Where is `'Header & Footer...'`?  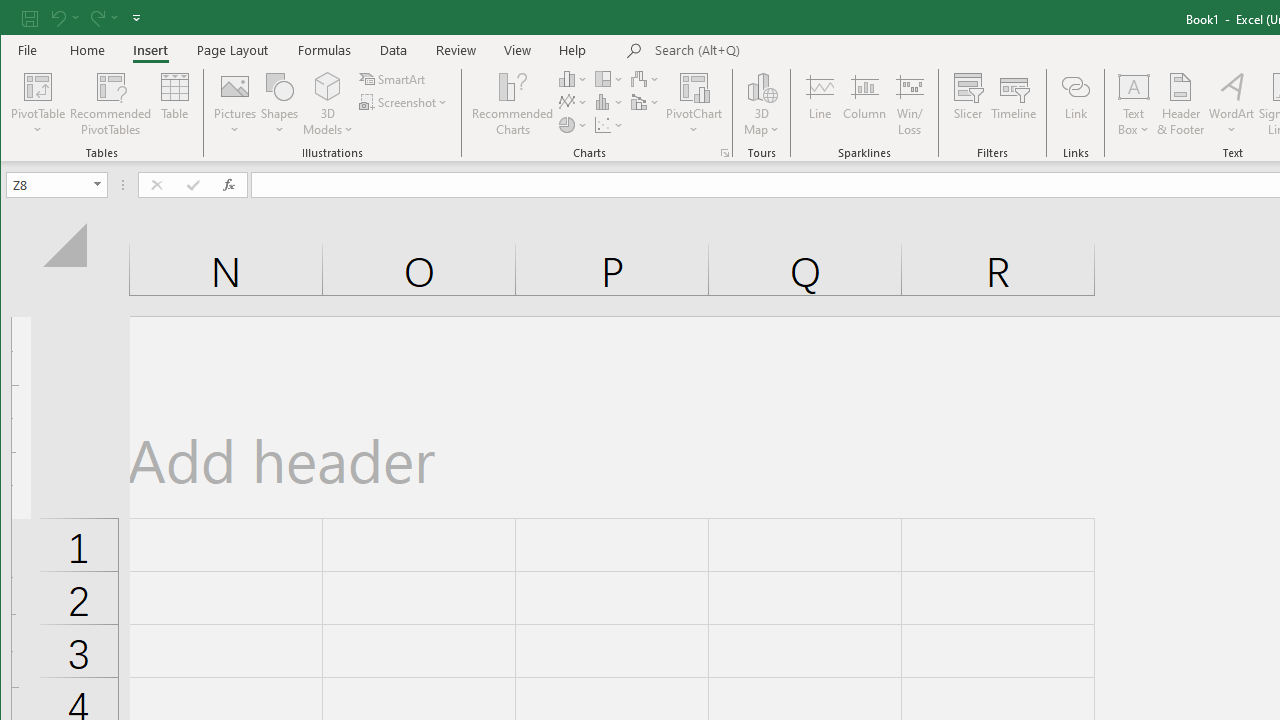
'Header & Footer...' is located at coordinates (1180, 104).